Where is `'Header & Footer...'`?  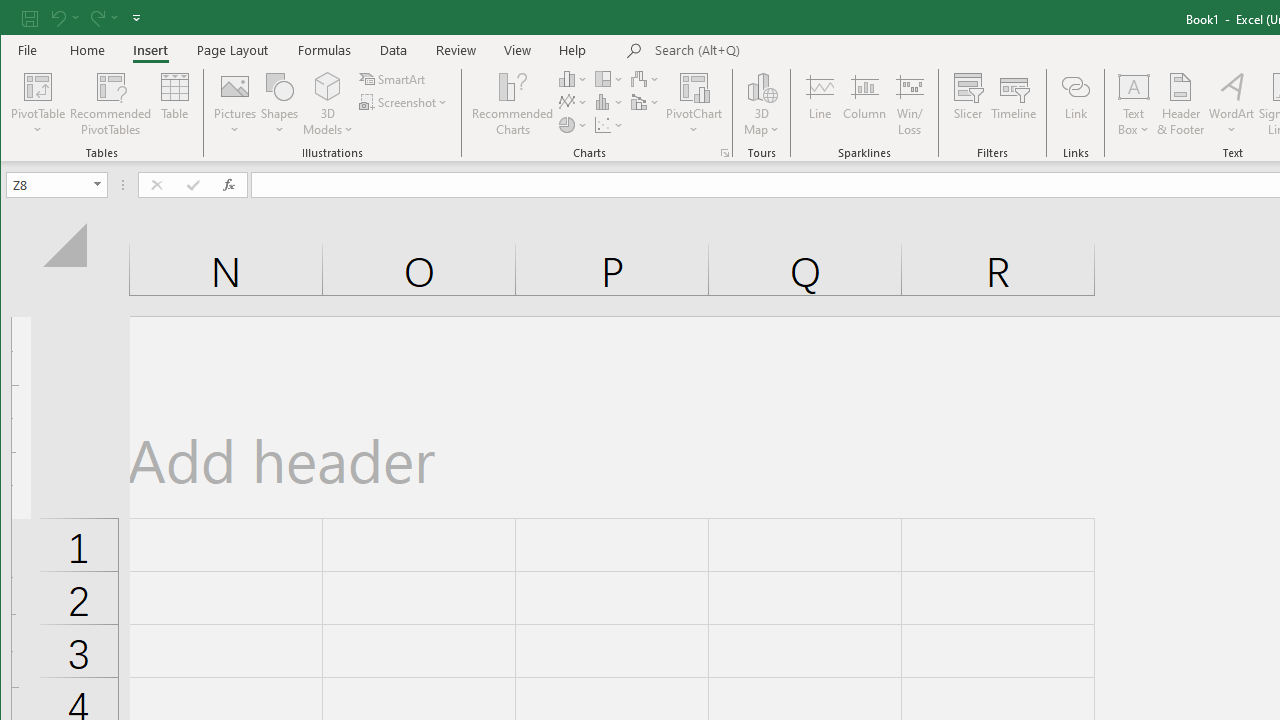
'Header & Footer...' is located at coordinates (1180, 104).